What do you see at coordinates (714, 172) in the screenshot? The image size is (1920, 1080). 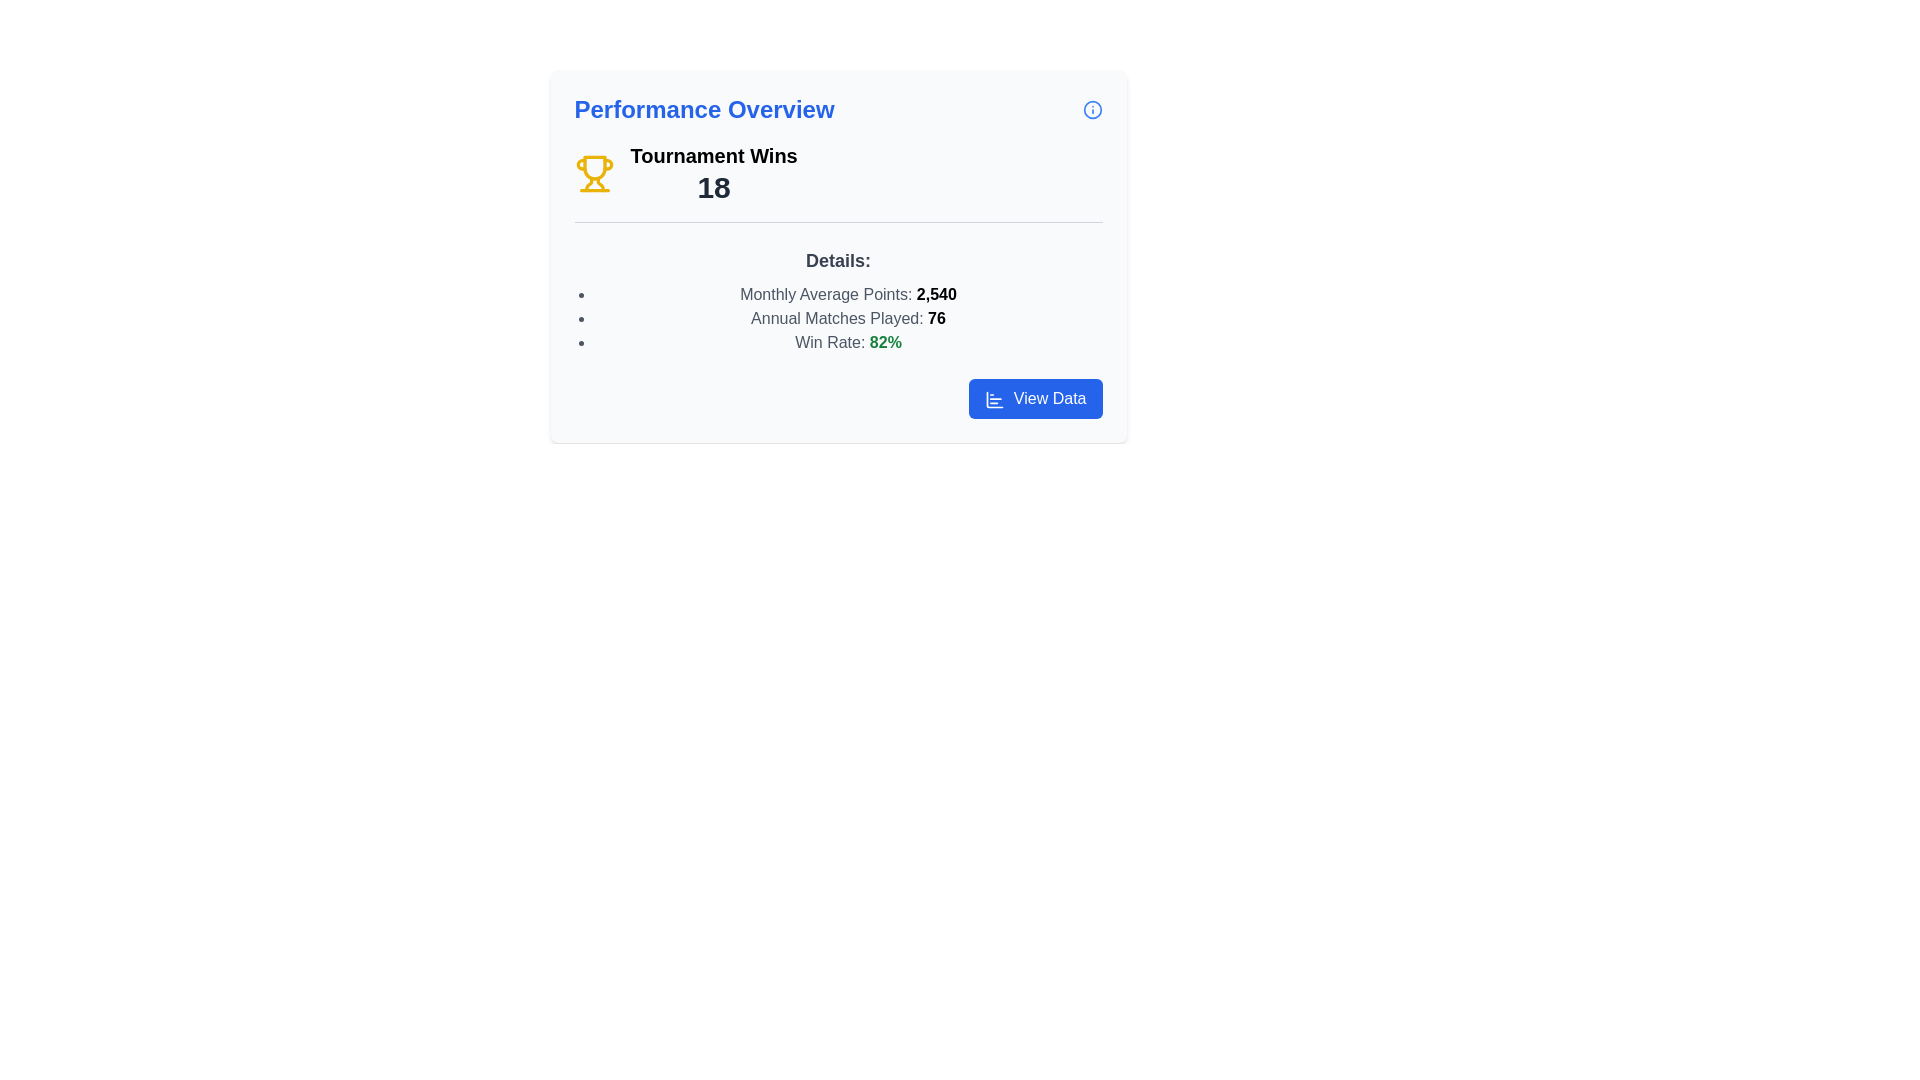 I see `contents of the text block displaying 'Tournament Wins' and the number '18', which is centrally aligned and located adjacent to a trophy icon in the 'Performance Overview' section` at bounding box center [714, 172].